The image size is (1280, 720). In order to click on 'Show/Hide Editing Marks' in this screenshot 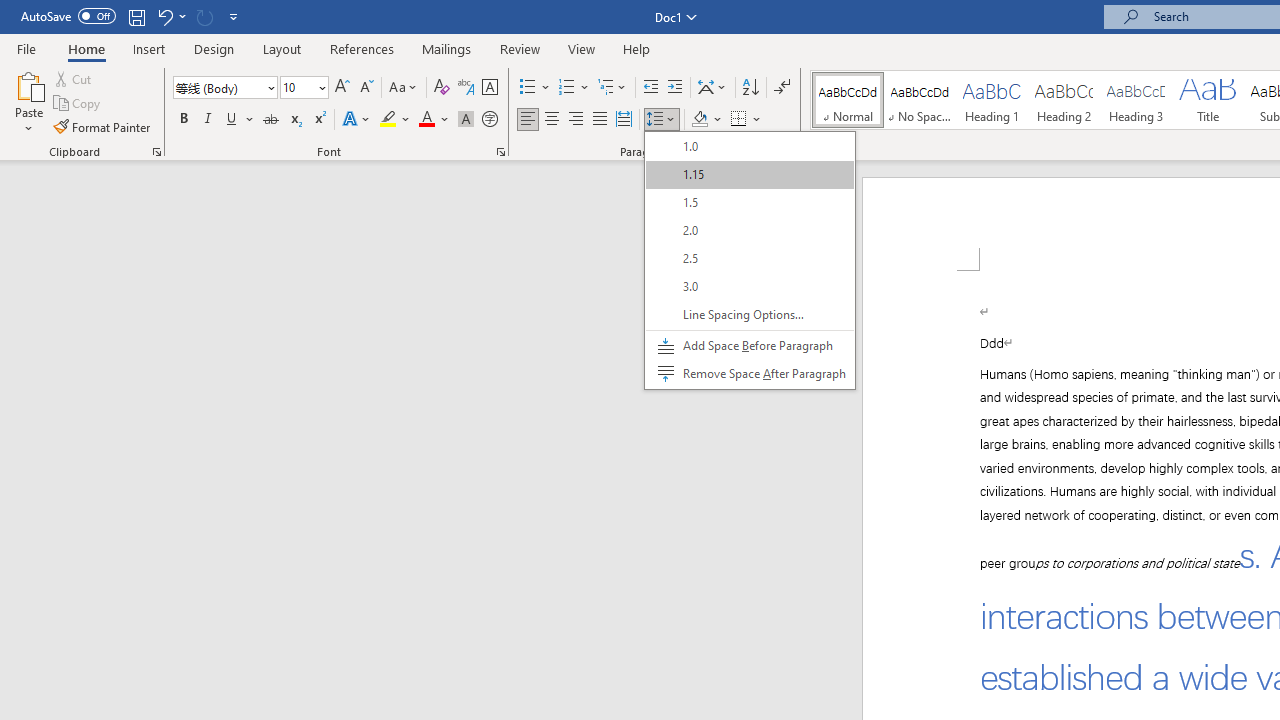, I will do `click(781, 86)`.